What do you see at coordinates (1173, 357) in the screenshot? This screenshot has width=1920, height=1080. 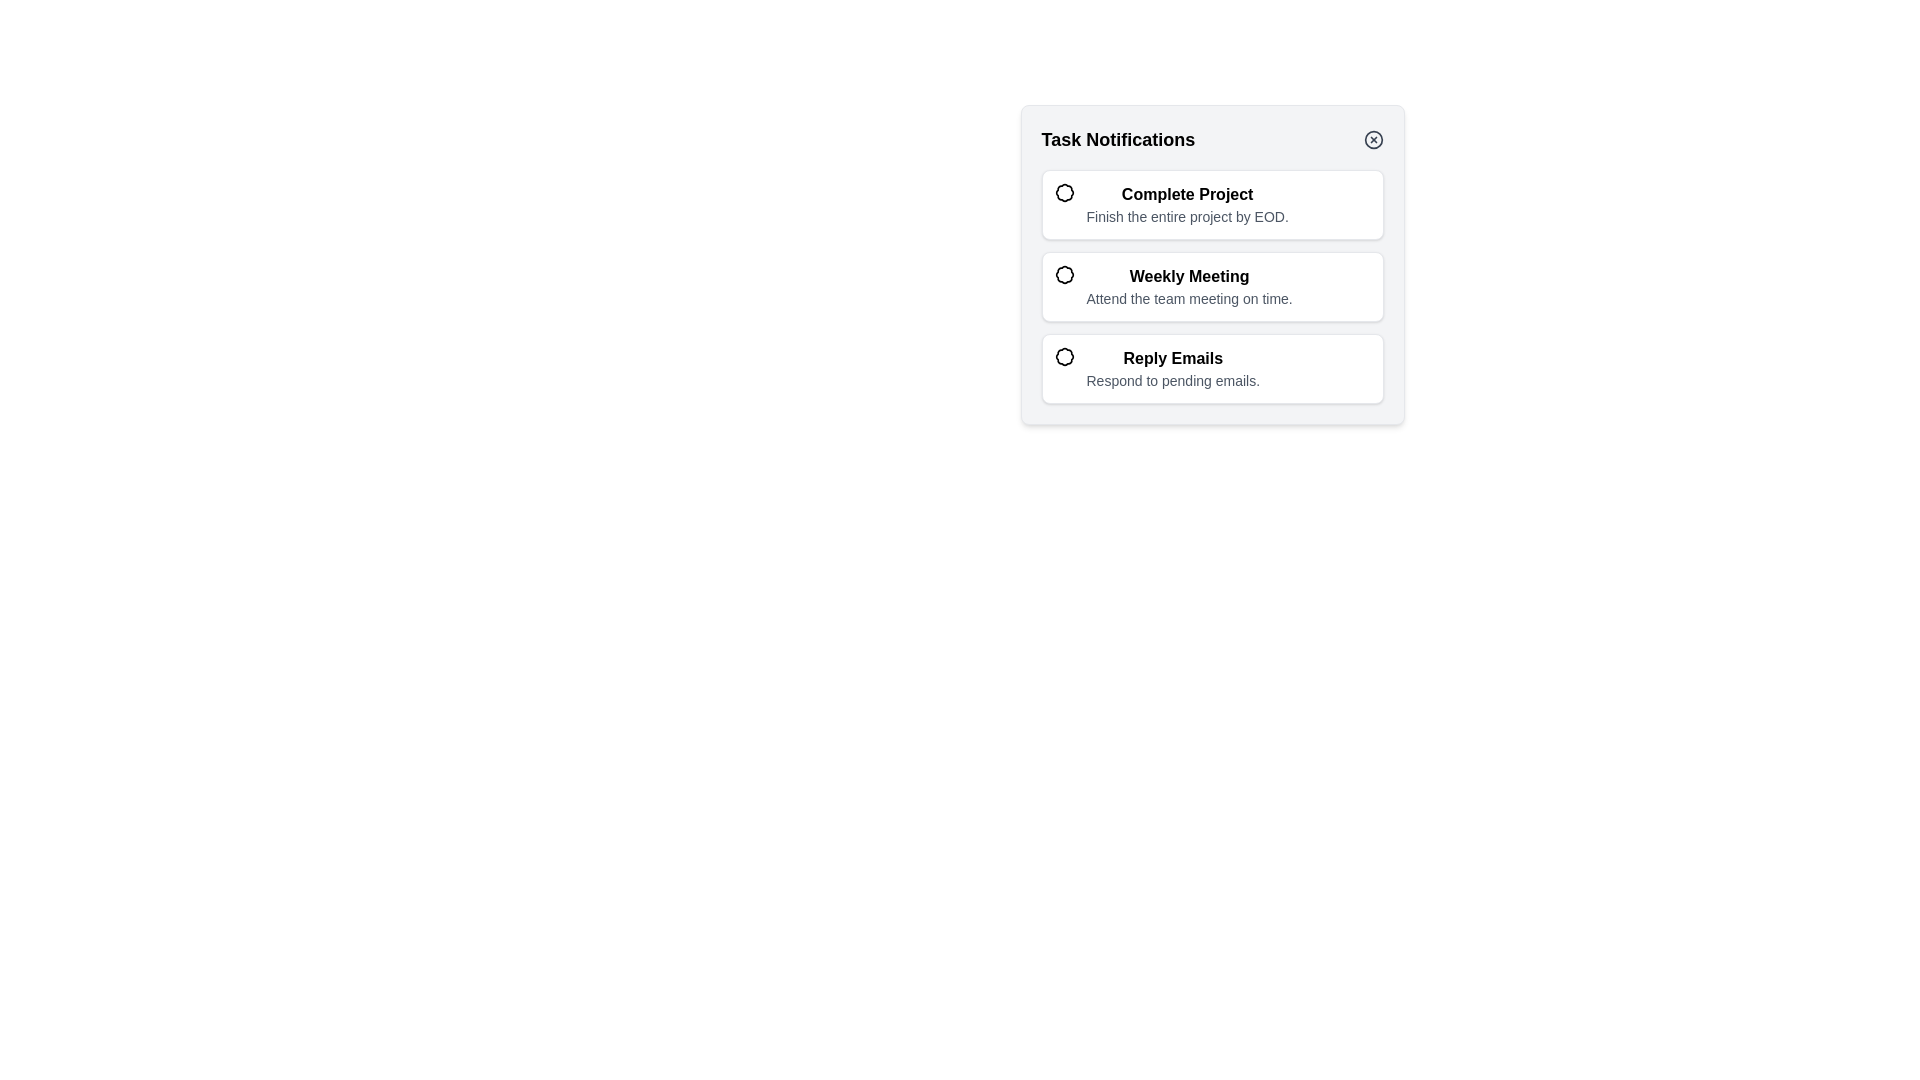 I see `the 'Reply Emails' text label, which is bold and prominently displayed above a lighter subtext in the task list interface` at bounding box center [1173, 357].